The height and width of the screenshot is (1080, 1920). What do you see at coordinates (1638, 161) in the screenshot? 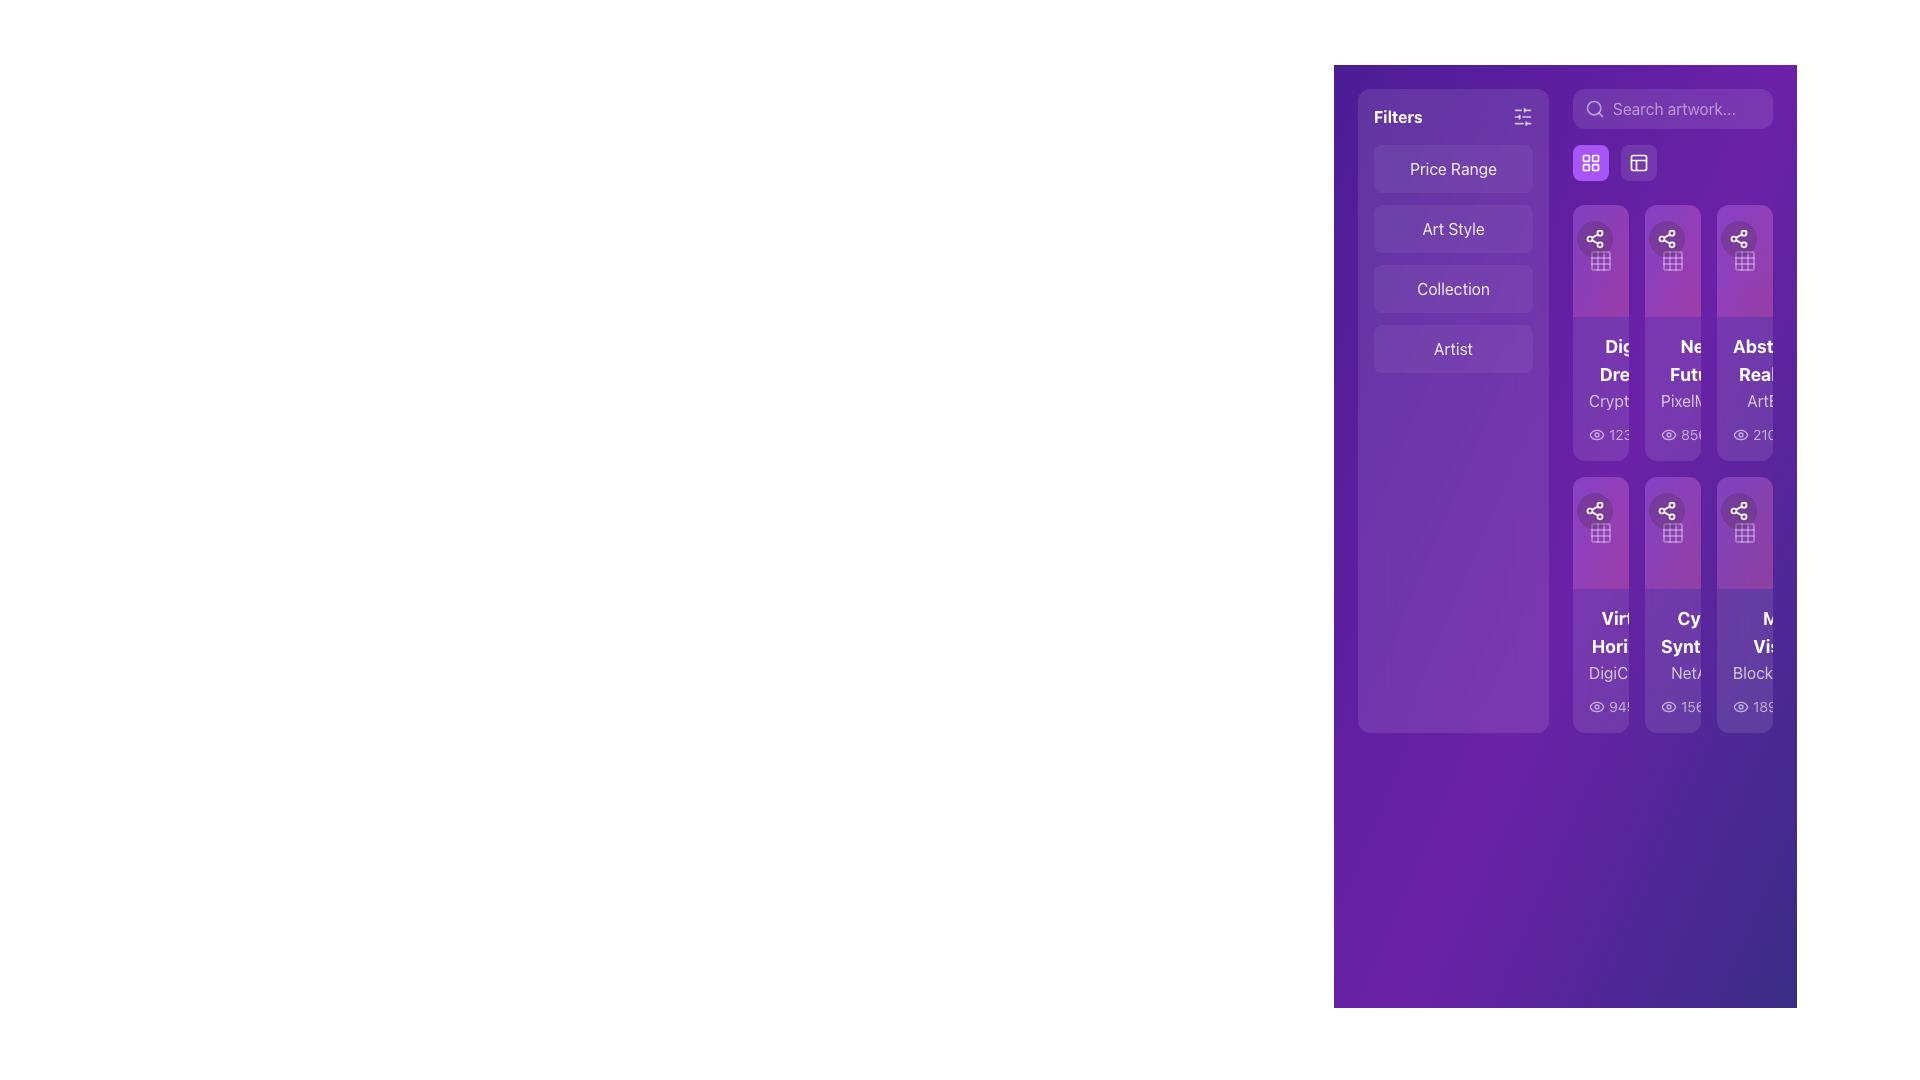
I see `the mode toggle button located in the first row of the button group near the top-right corner of the interface` at bounding box center [1638, 161].